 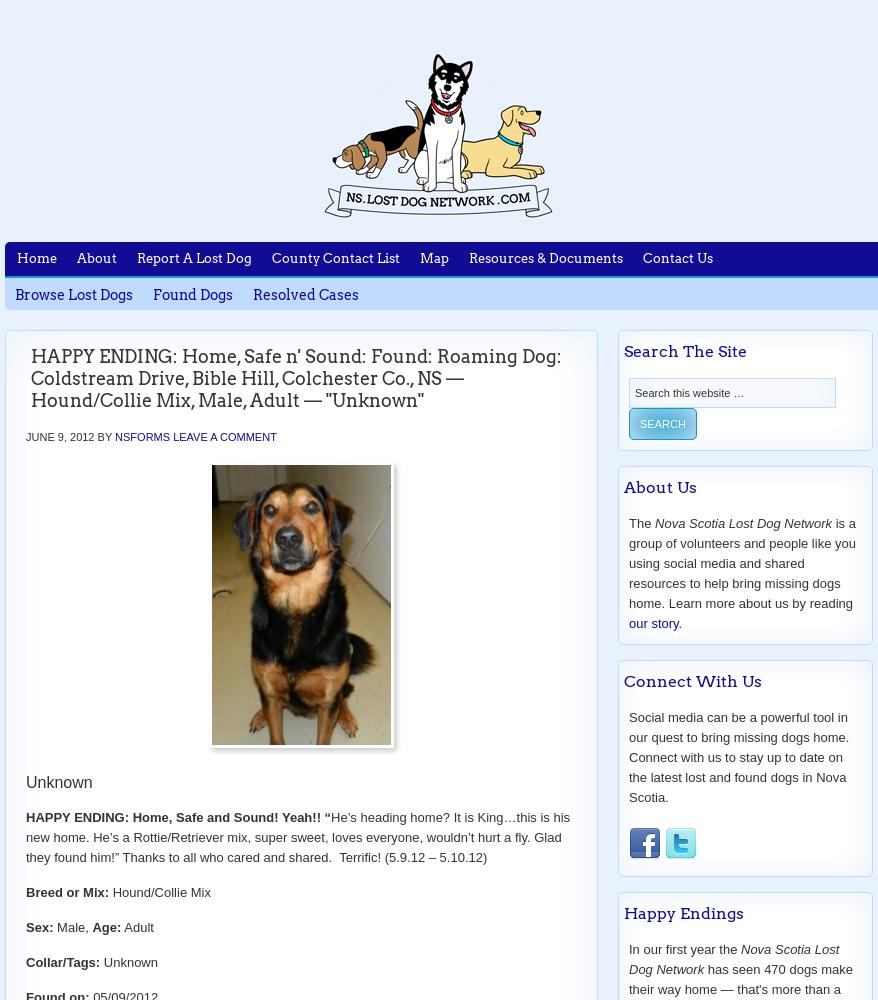 I want to click on 'Happy Endings', so click(x=683, y=913).